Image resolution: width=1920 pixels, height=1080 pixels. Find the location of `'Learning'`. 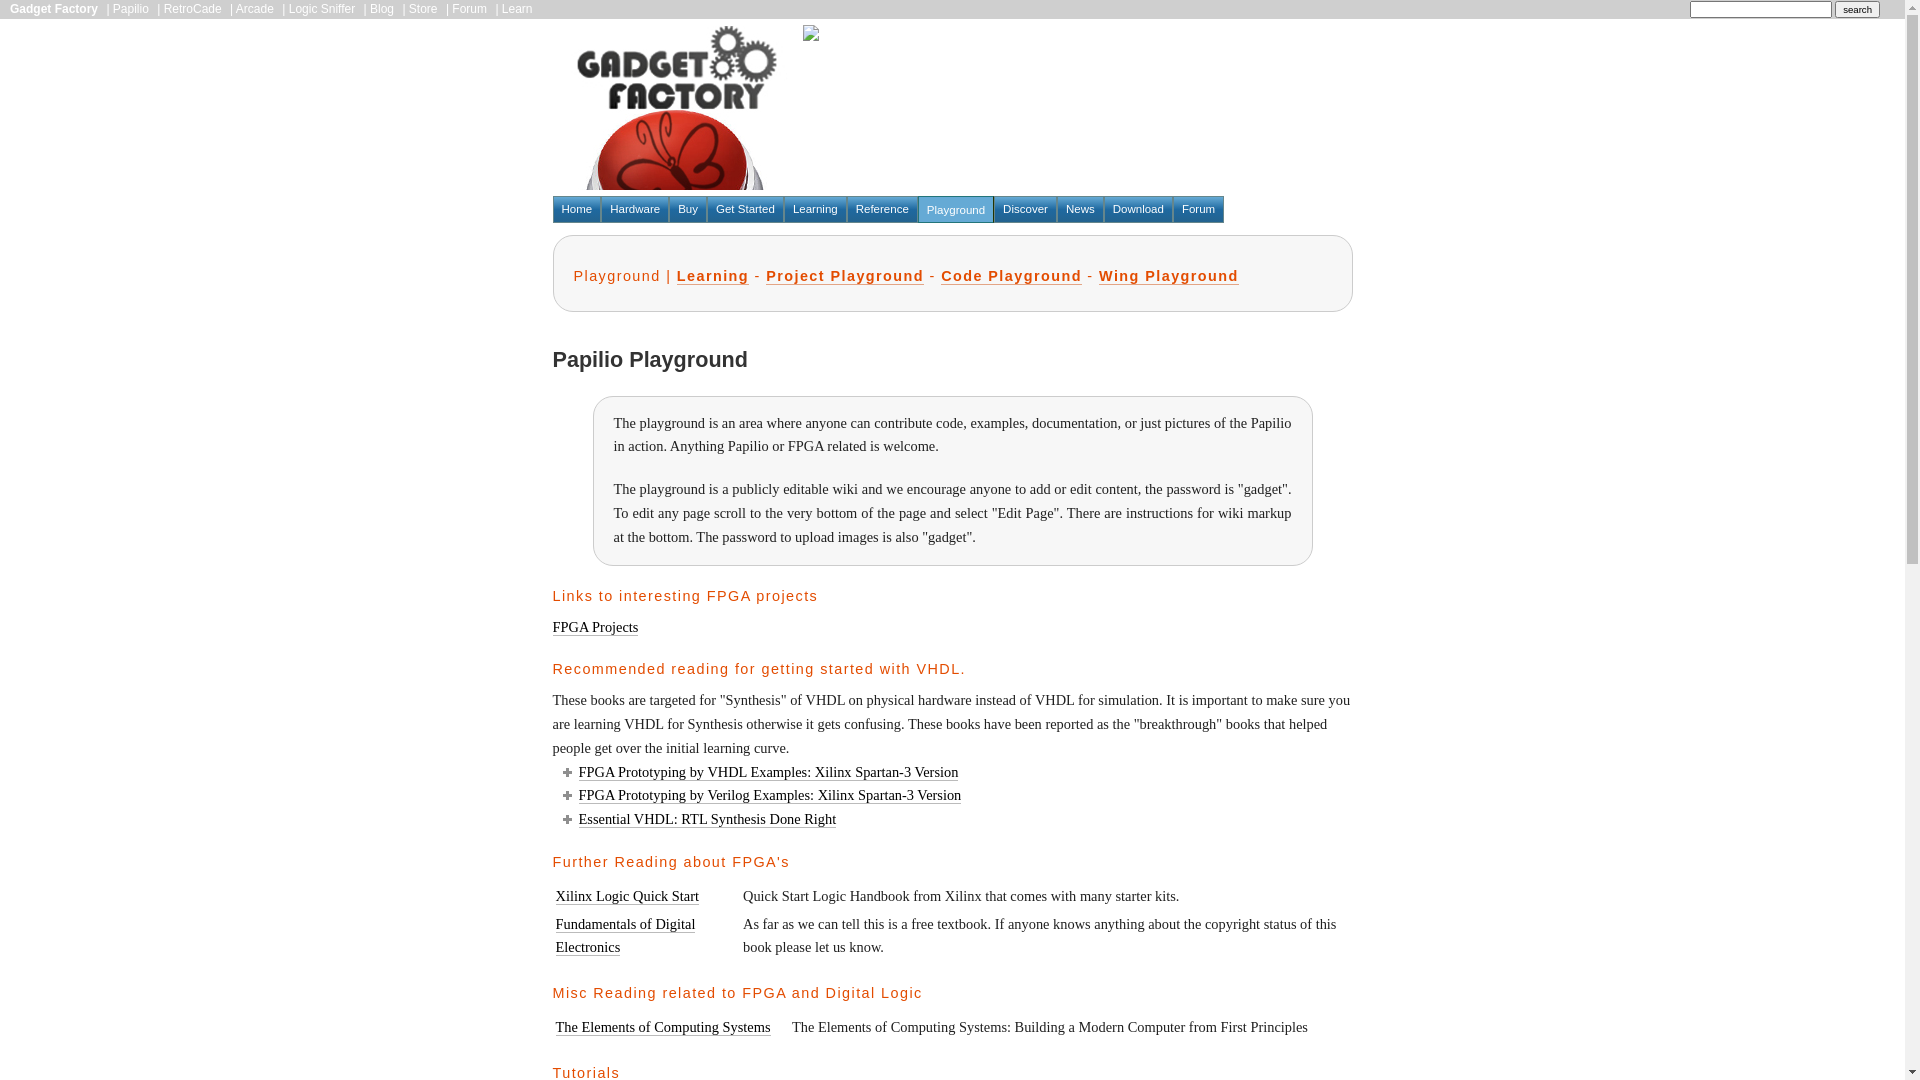

'Learning' is located at coordinates (782, 209).